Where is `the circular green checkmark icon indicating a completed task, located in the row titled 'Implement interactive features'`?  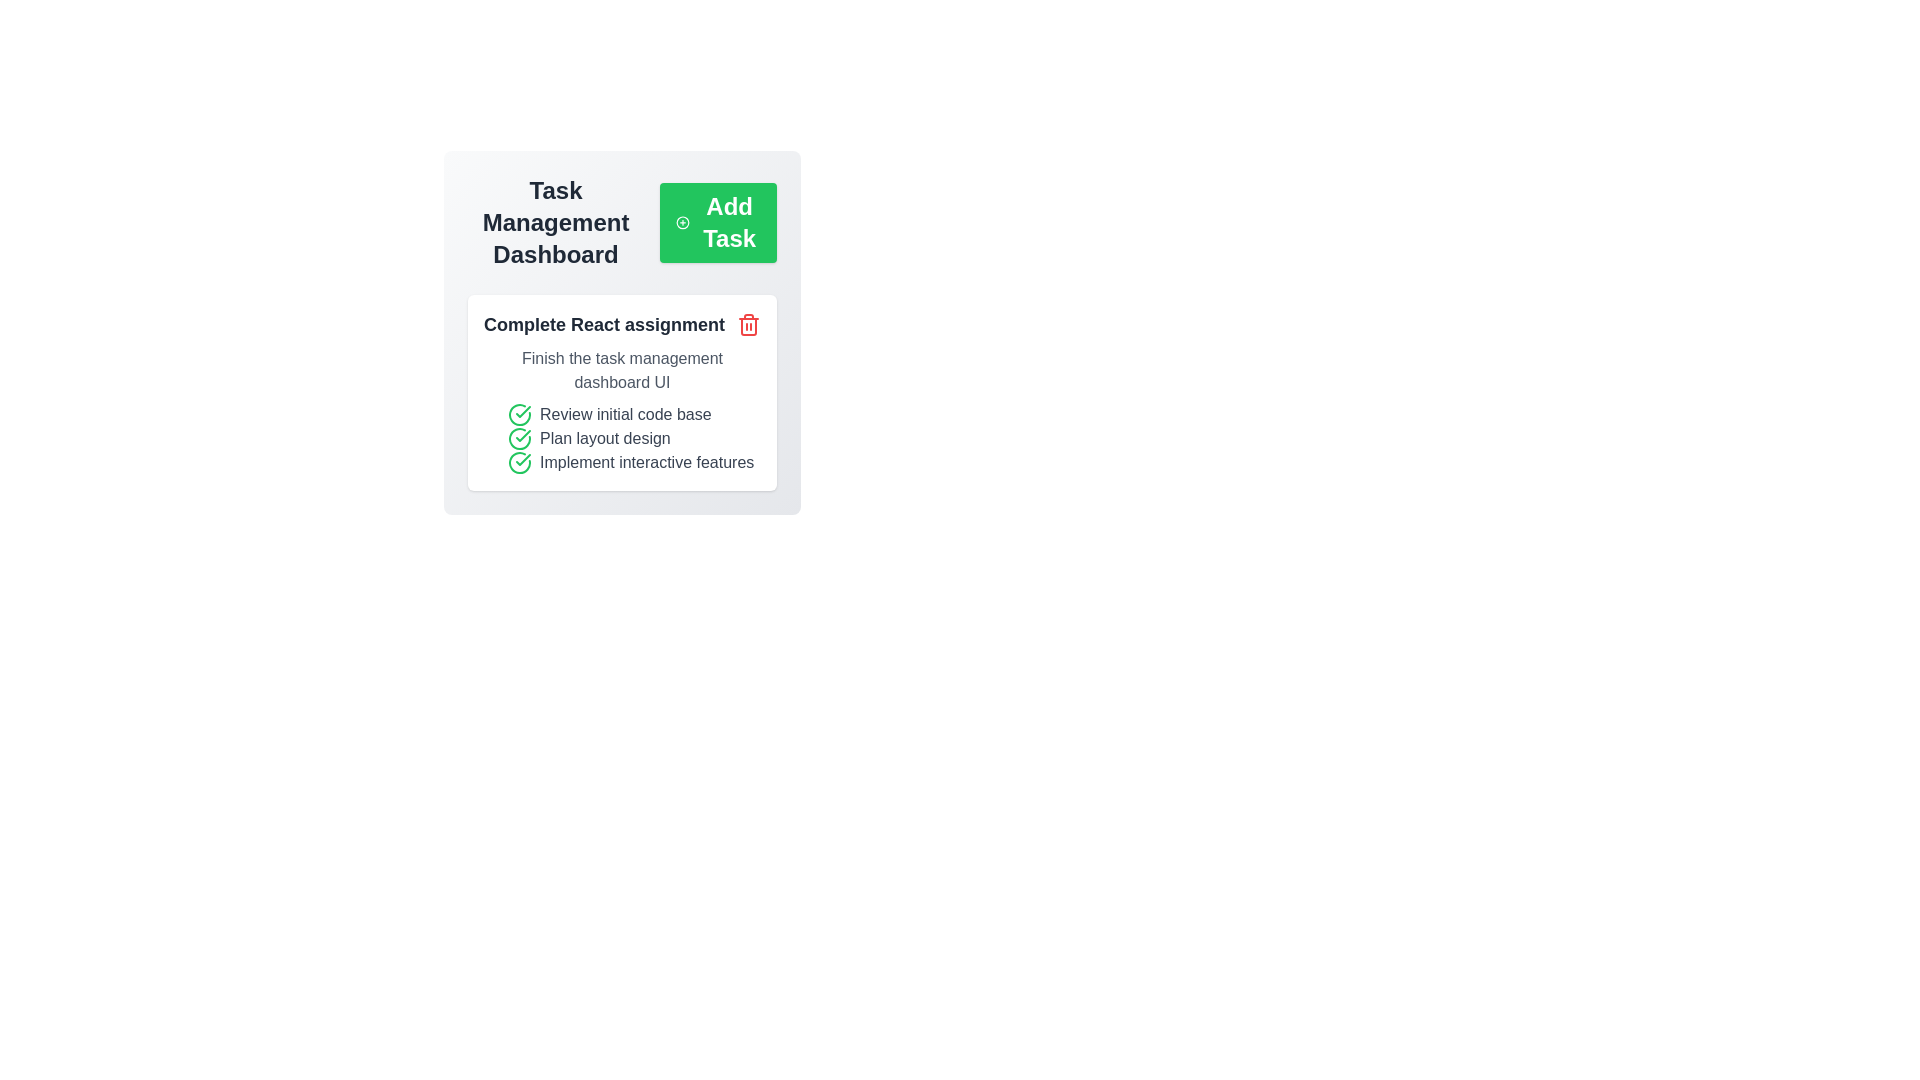
the circular green checkmark icon indicating a completed task, located in the row titled 'Implement interactive features' is located at coordinates (519, 462).